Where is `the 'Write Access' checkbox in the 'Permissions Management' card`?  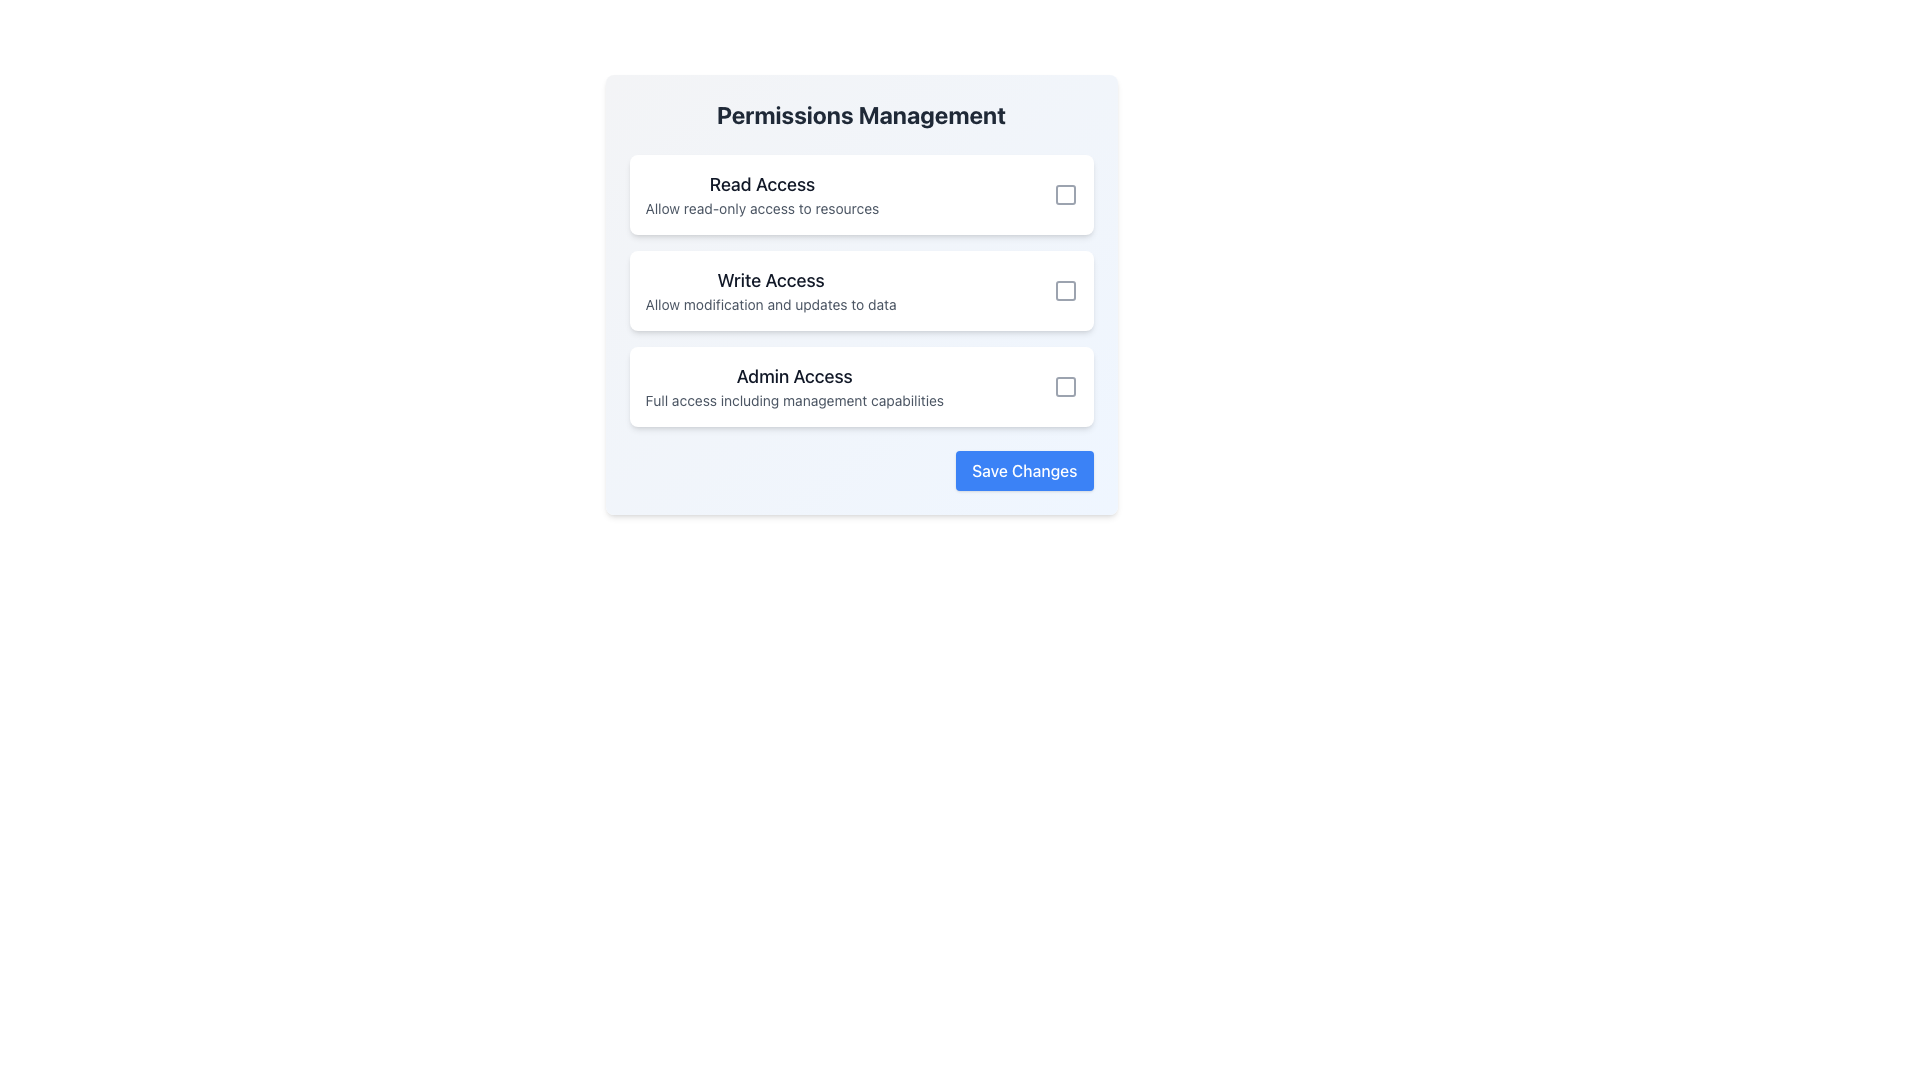
the 'Write Access' checkbox in the 'Permissions Management' card is located at coordinates (861, 290).